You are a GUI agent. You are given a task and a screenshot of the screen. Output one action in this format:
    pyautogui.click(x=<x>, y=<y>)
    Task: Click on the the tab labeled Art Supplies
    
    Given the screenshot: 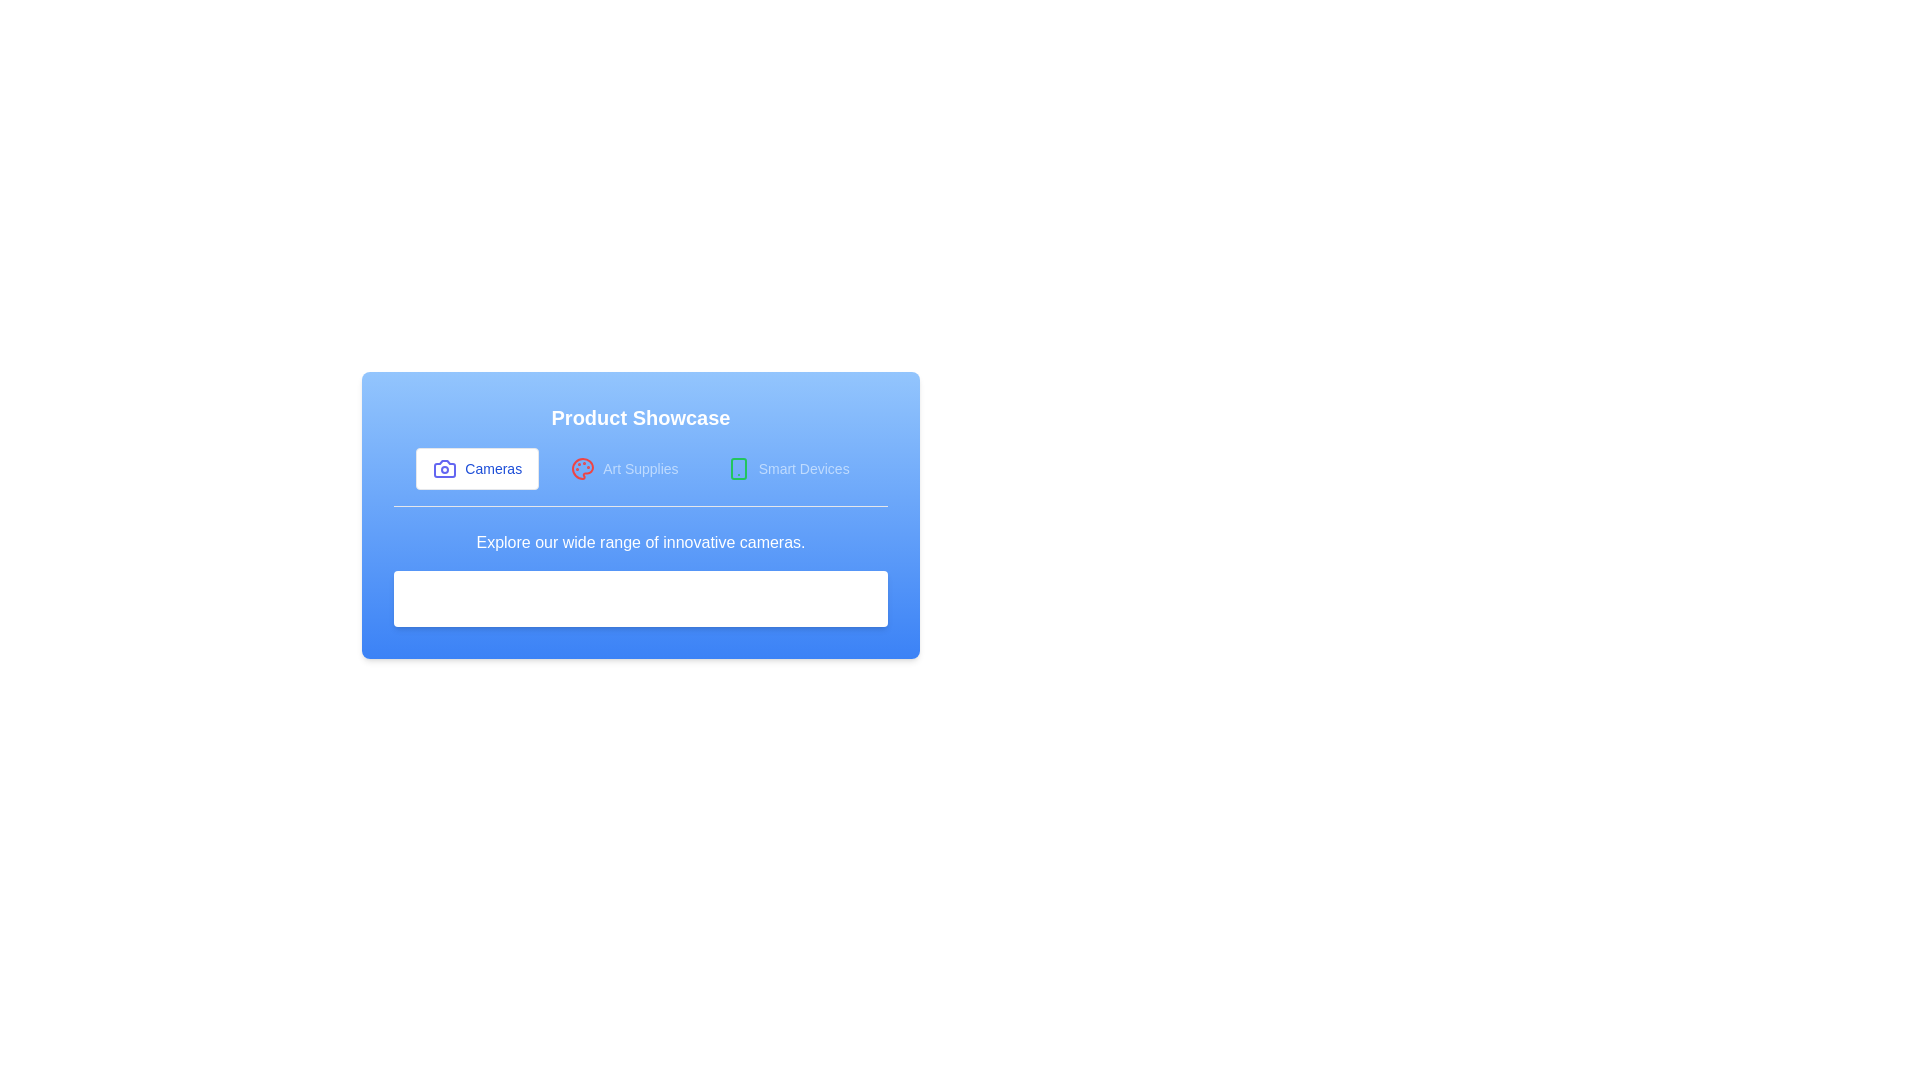 What is the action you would take?
    pyautogui.click(x=623, y=469)
    